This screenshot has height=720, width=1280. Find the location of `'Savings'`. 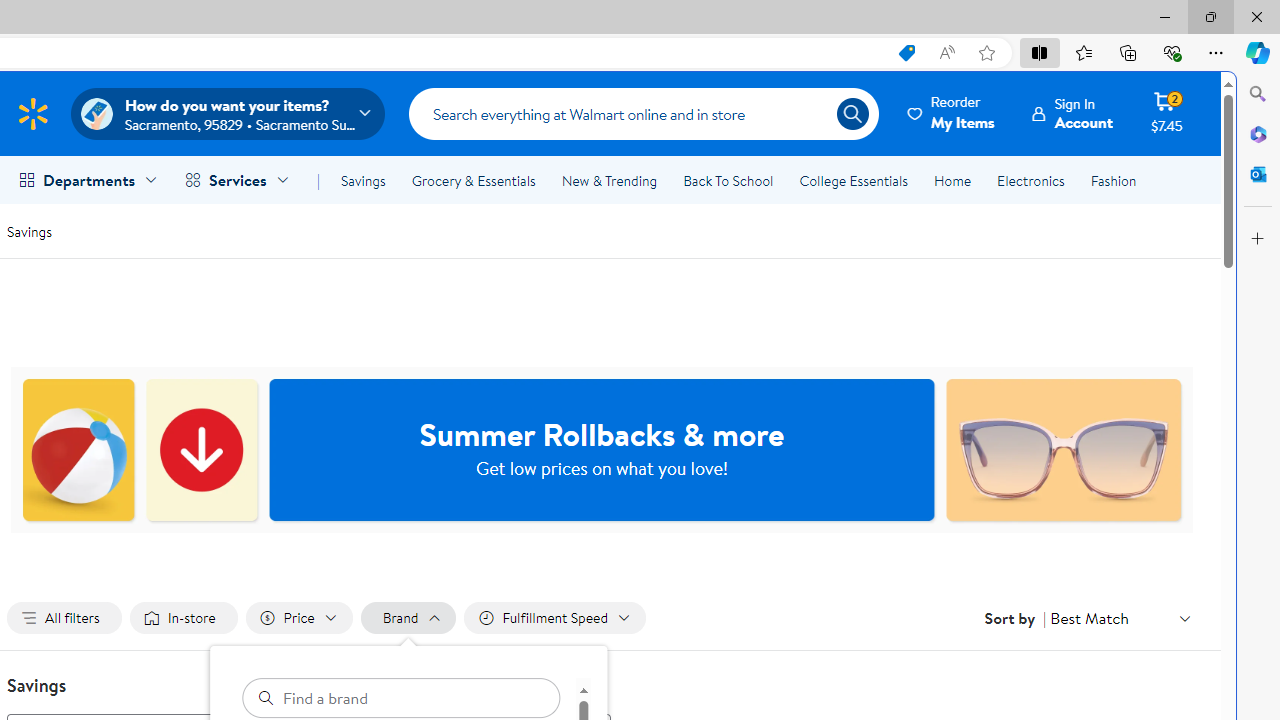

'Savings' is located at coordinates (363, 181).